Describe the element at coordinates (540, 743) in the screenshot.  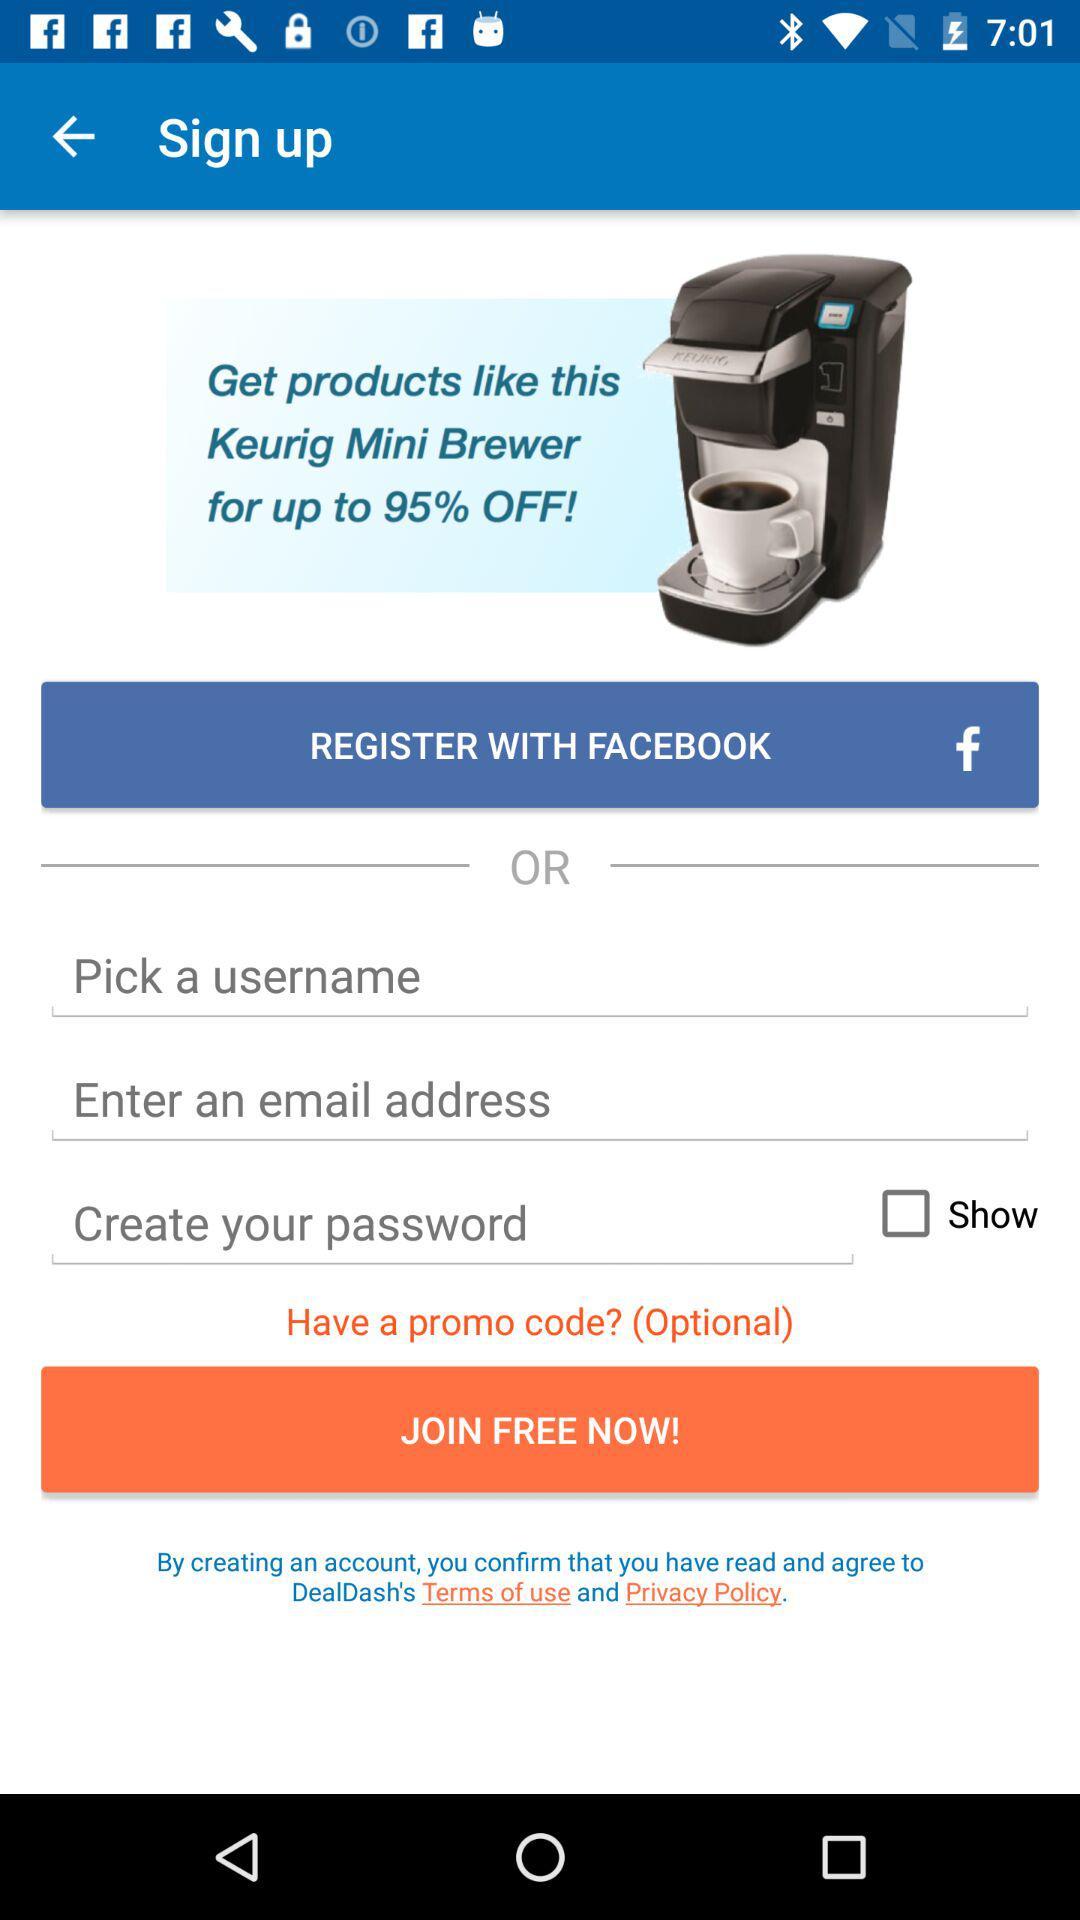
I see `the register with facebook icon` at that location.